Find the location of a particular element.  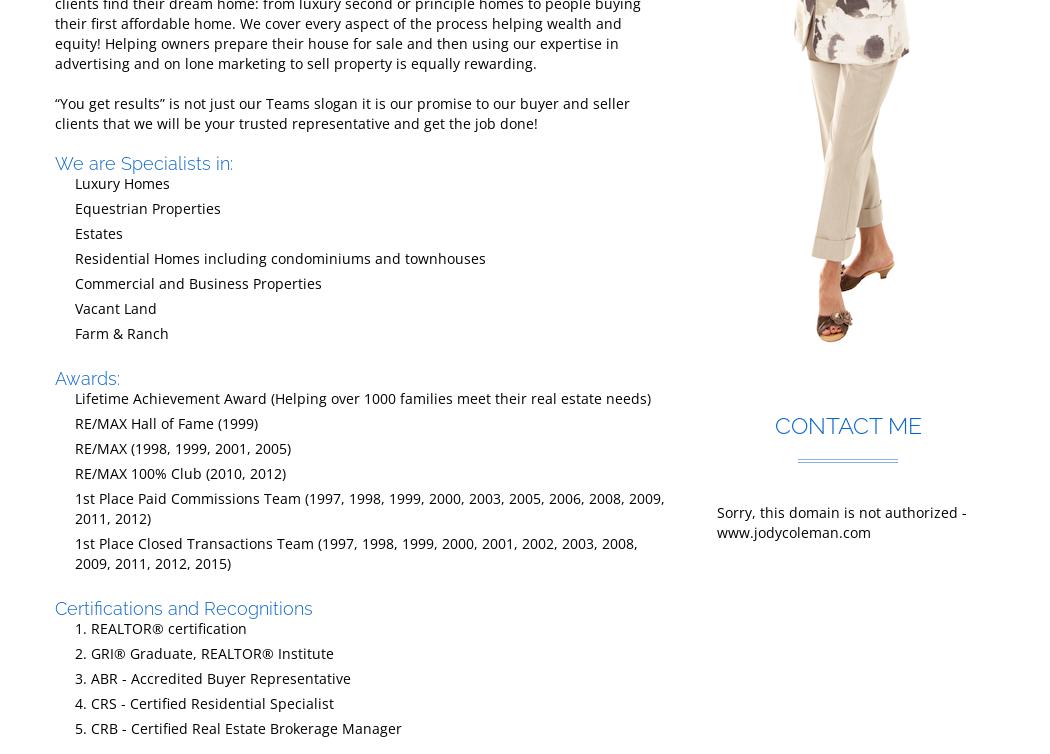

'1st Place Closed Transactions Team (1997, 1998, 1999, 2000, 2001, 2002, 2003, 2008, 2009, 2011, 2012, 2015)' is located at coordinates (355, 552).